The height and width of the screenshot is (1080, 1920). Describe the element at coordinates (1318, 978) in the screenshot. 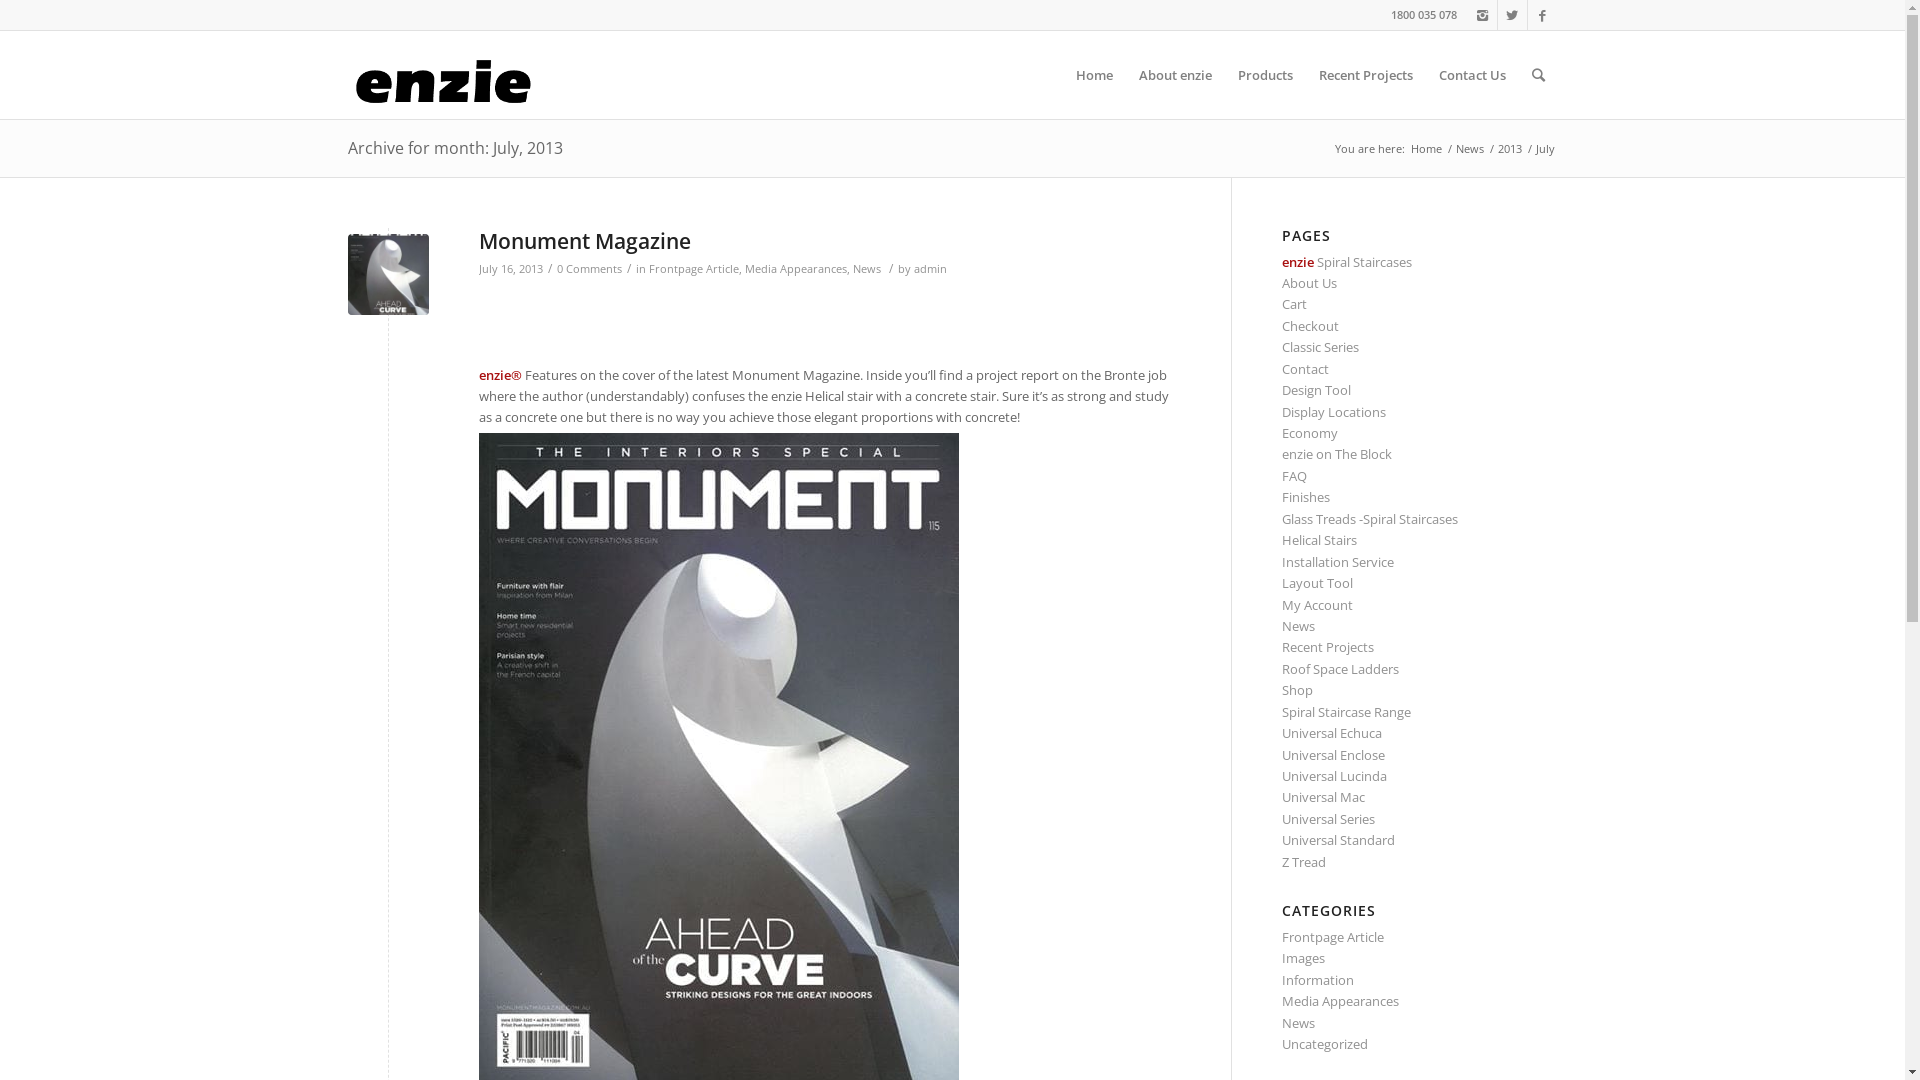

I see `'Information'` at that location.